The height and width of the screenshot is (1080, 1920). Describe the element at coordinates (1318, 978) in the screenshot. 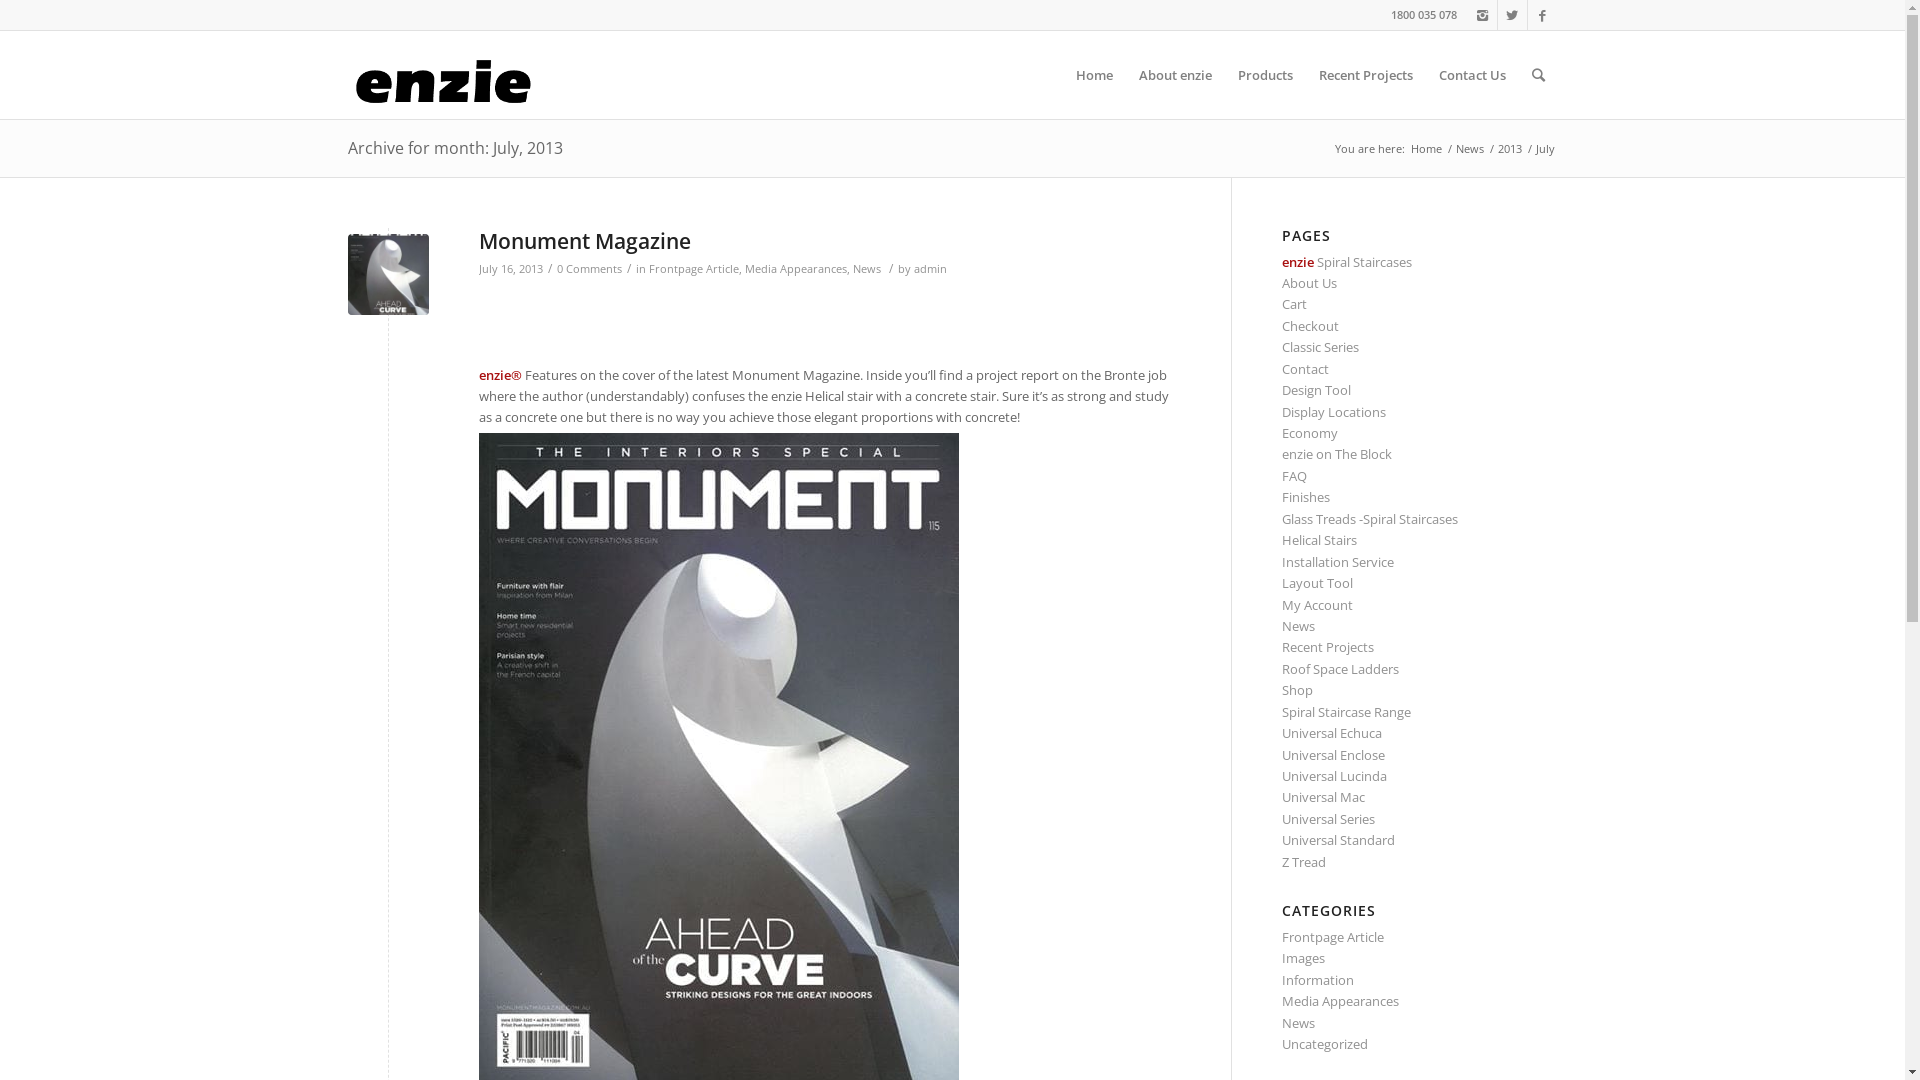

I see `'Information'` at that location.